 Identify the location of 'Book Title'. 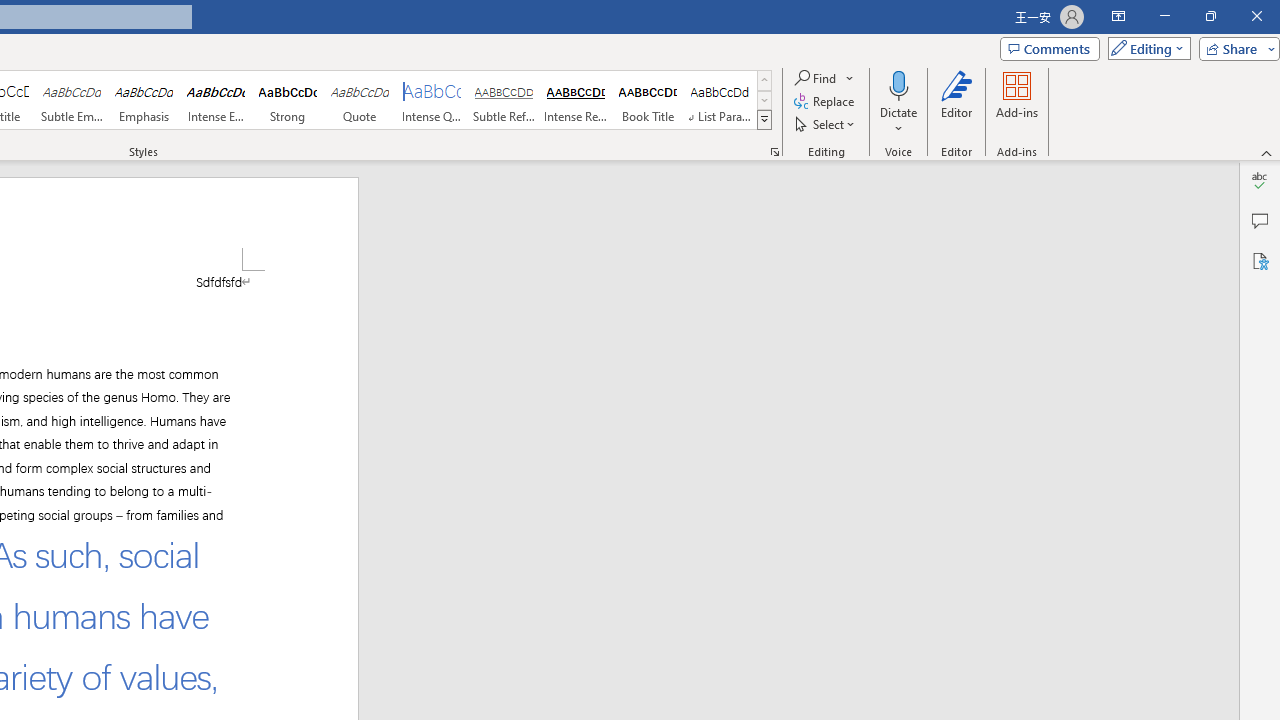
(647, 100).